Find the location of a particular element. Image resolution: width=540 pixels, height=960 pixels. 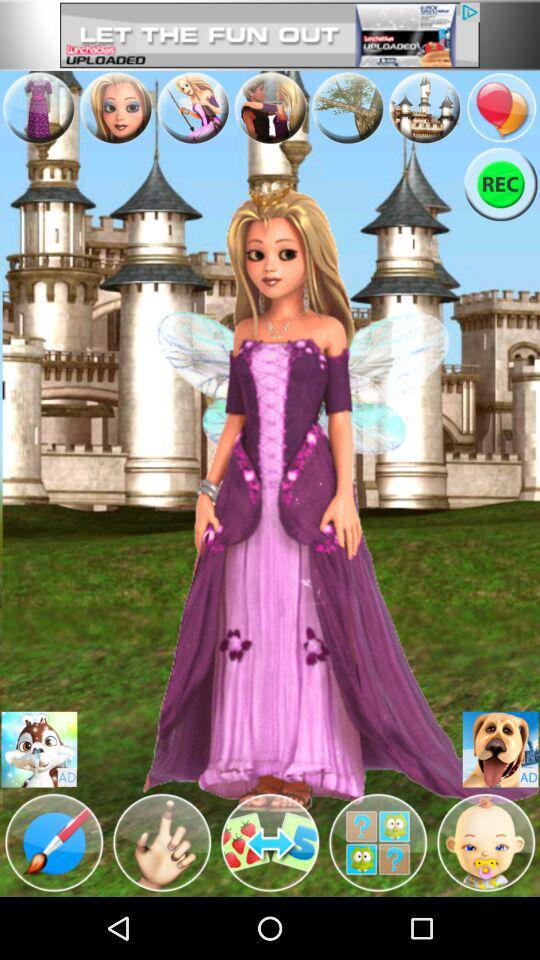

selec castle is located at coordinates (423, 107).